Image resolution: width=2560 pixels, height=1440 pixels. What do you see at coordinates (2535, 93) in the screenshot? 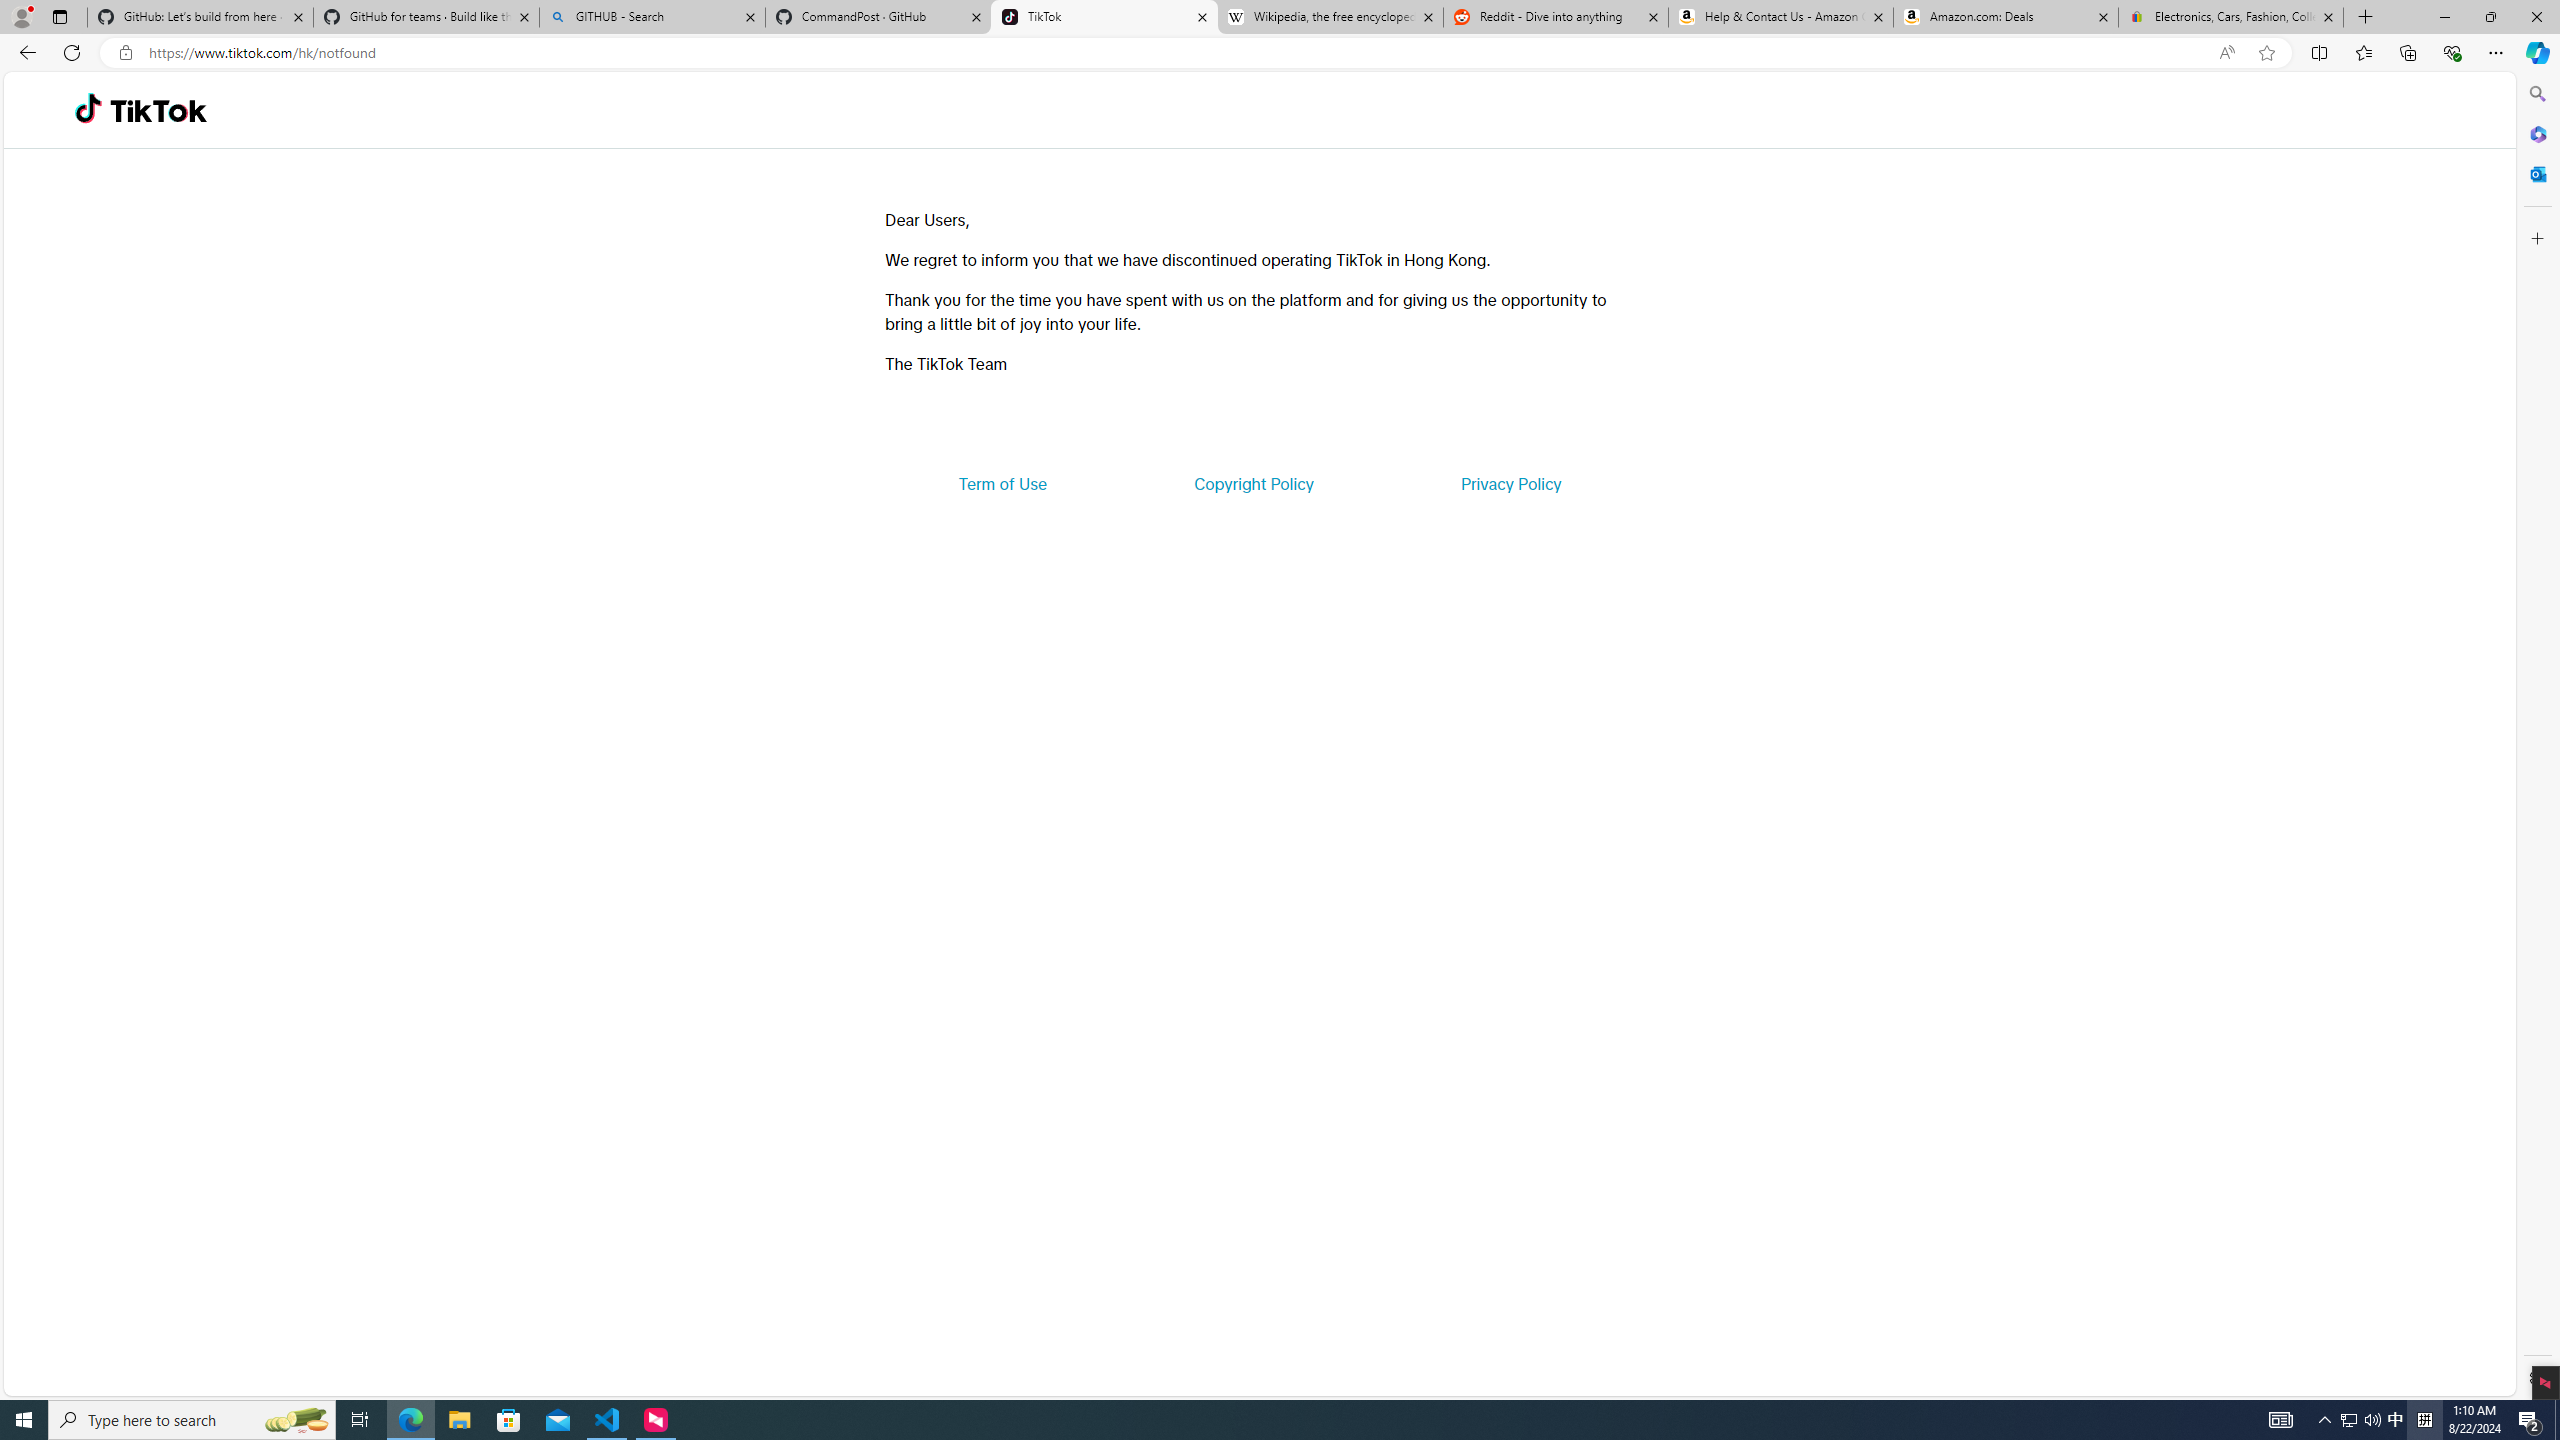
I see `'Search'` at bounding box center [2535, 93].